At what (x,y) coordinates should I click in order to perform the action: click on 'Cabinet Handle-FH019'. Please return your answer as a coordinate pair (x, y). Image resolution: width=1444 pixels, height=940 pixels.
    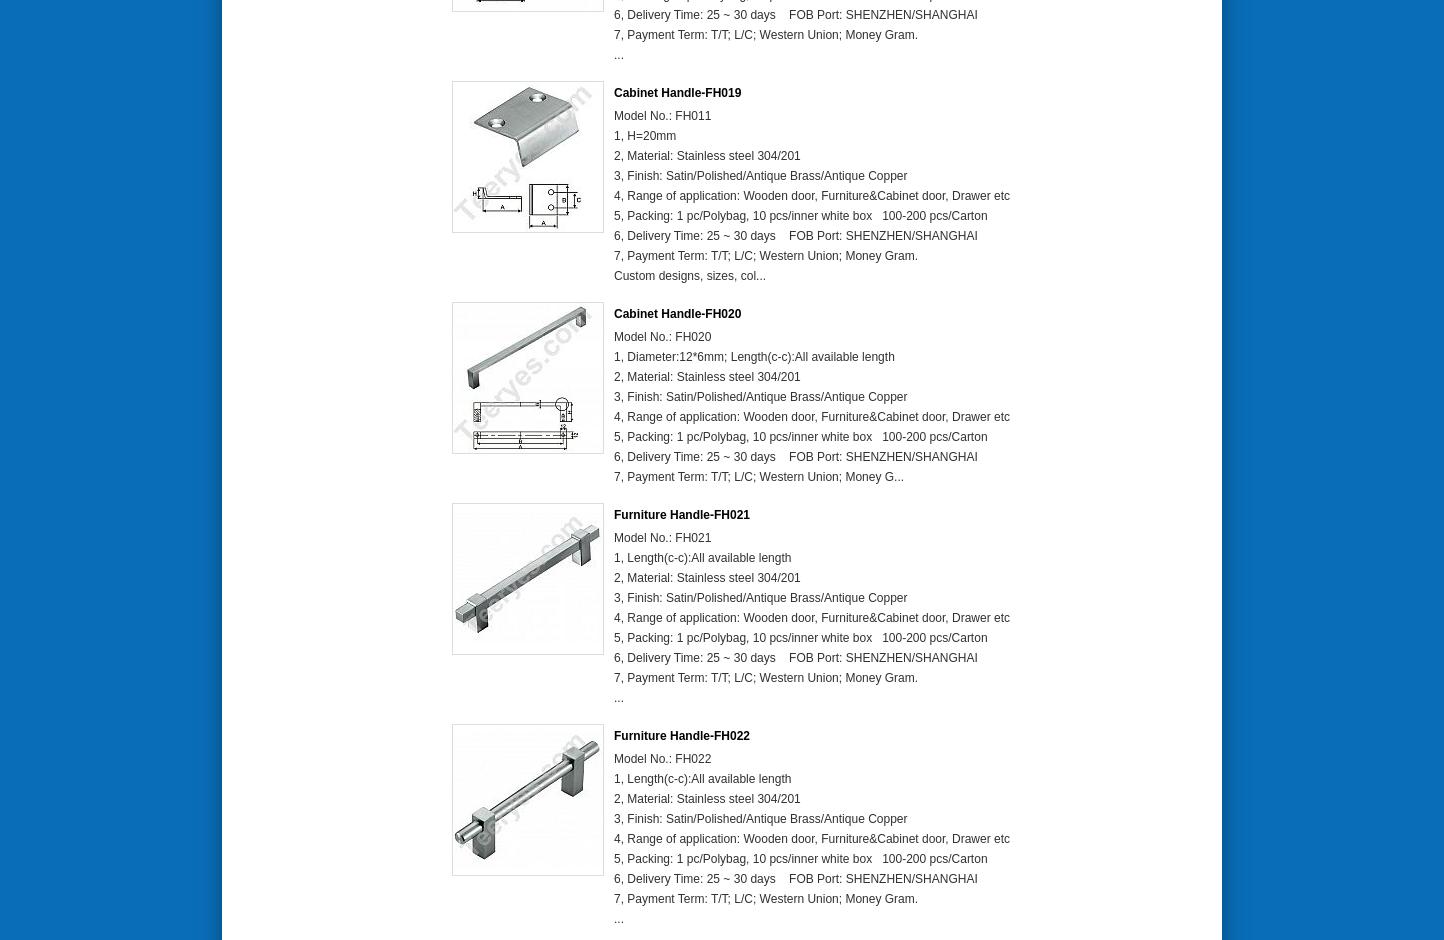
    Looking at the image, I should click on (613, 92).